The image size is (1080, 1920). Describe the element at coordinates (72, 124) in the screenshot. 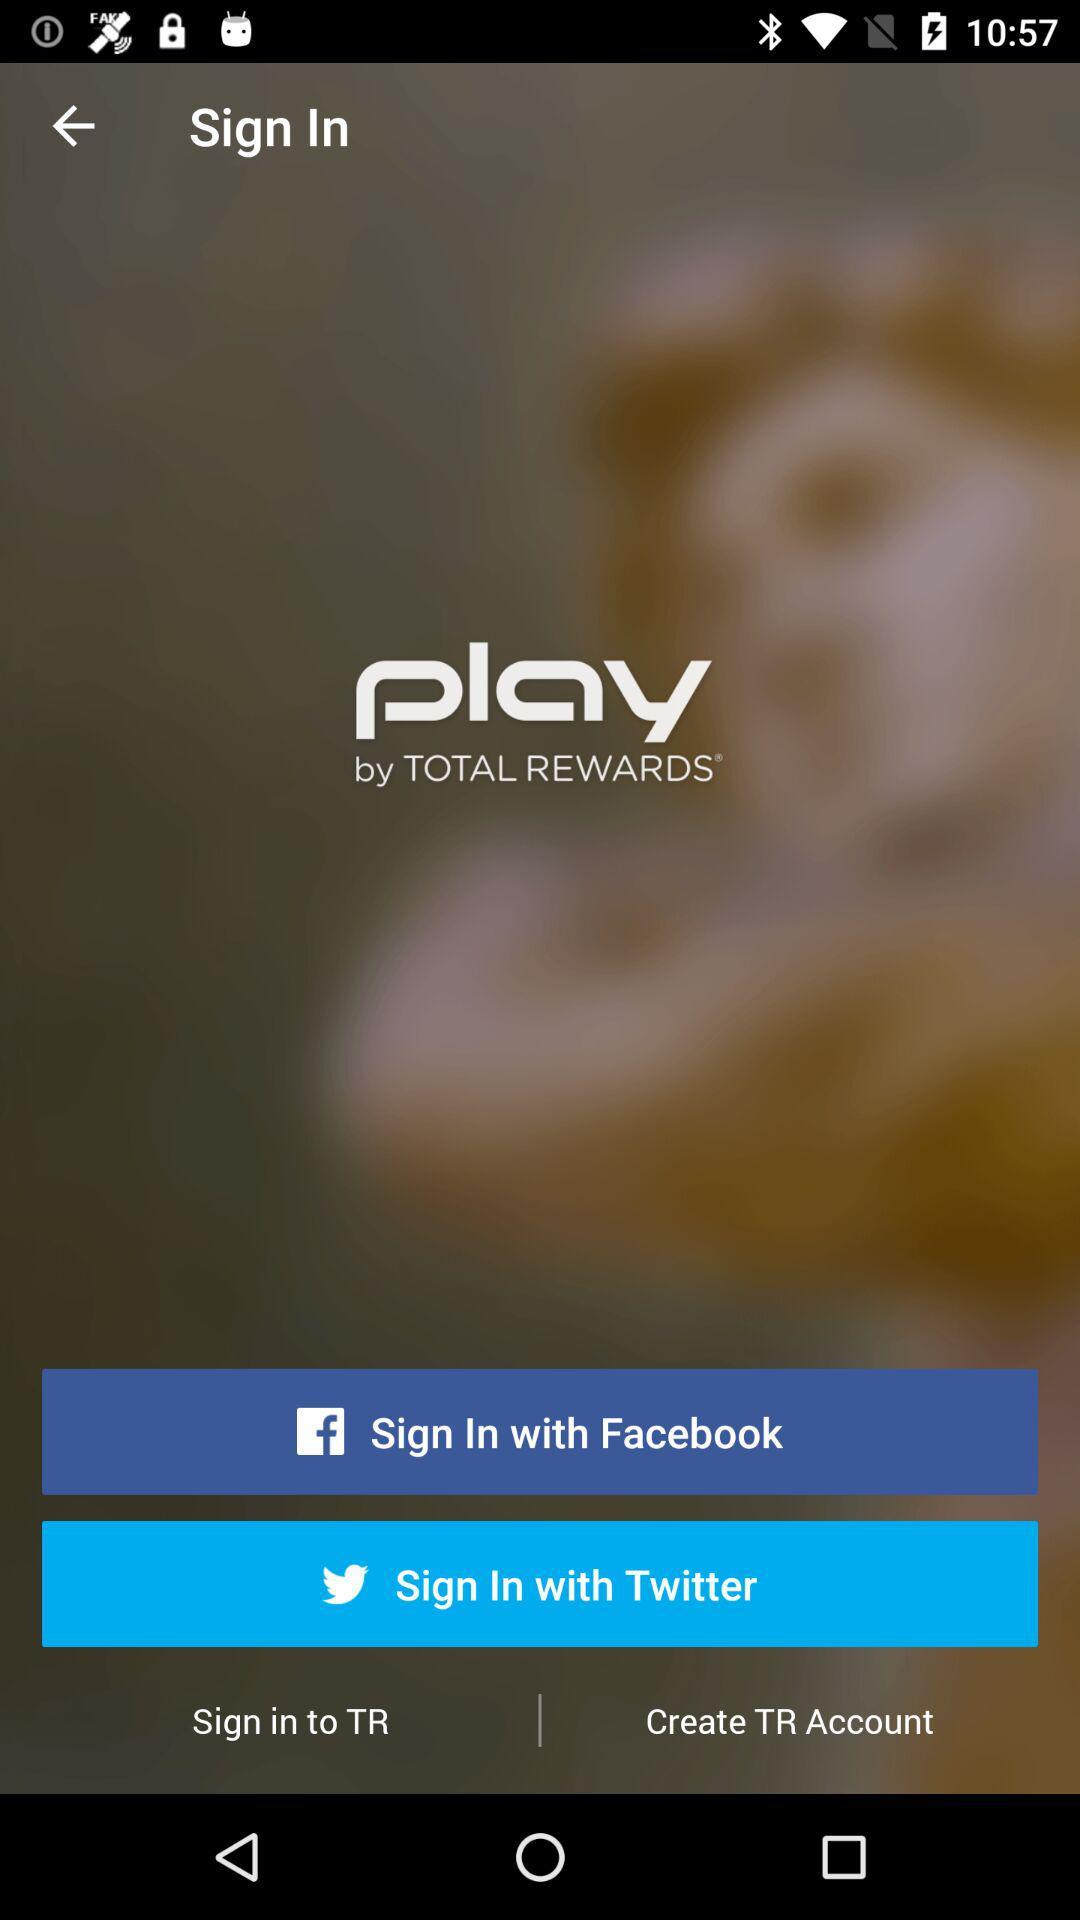

I see `the item above the sign in to` at that location.